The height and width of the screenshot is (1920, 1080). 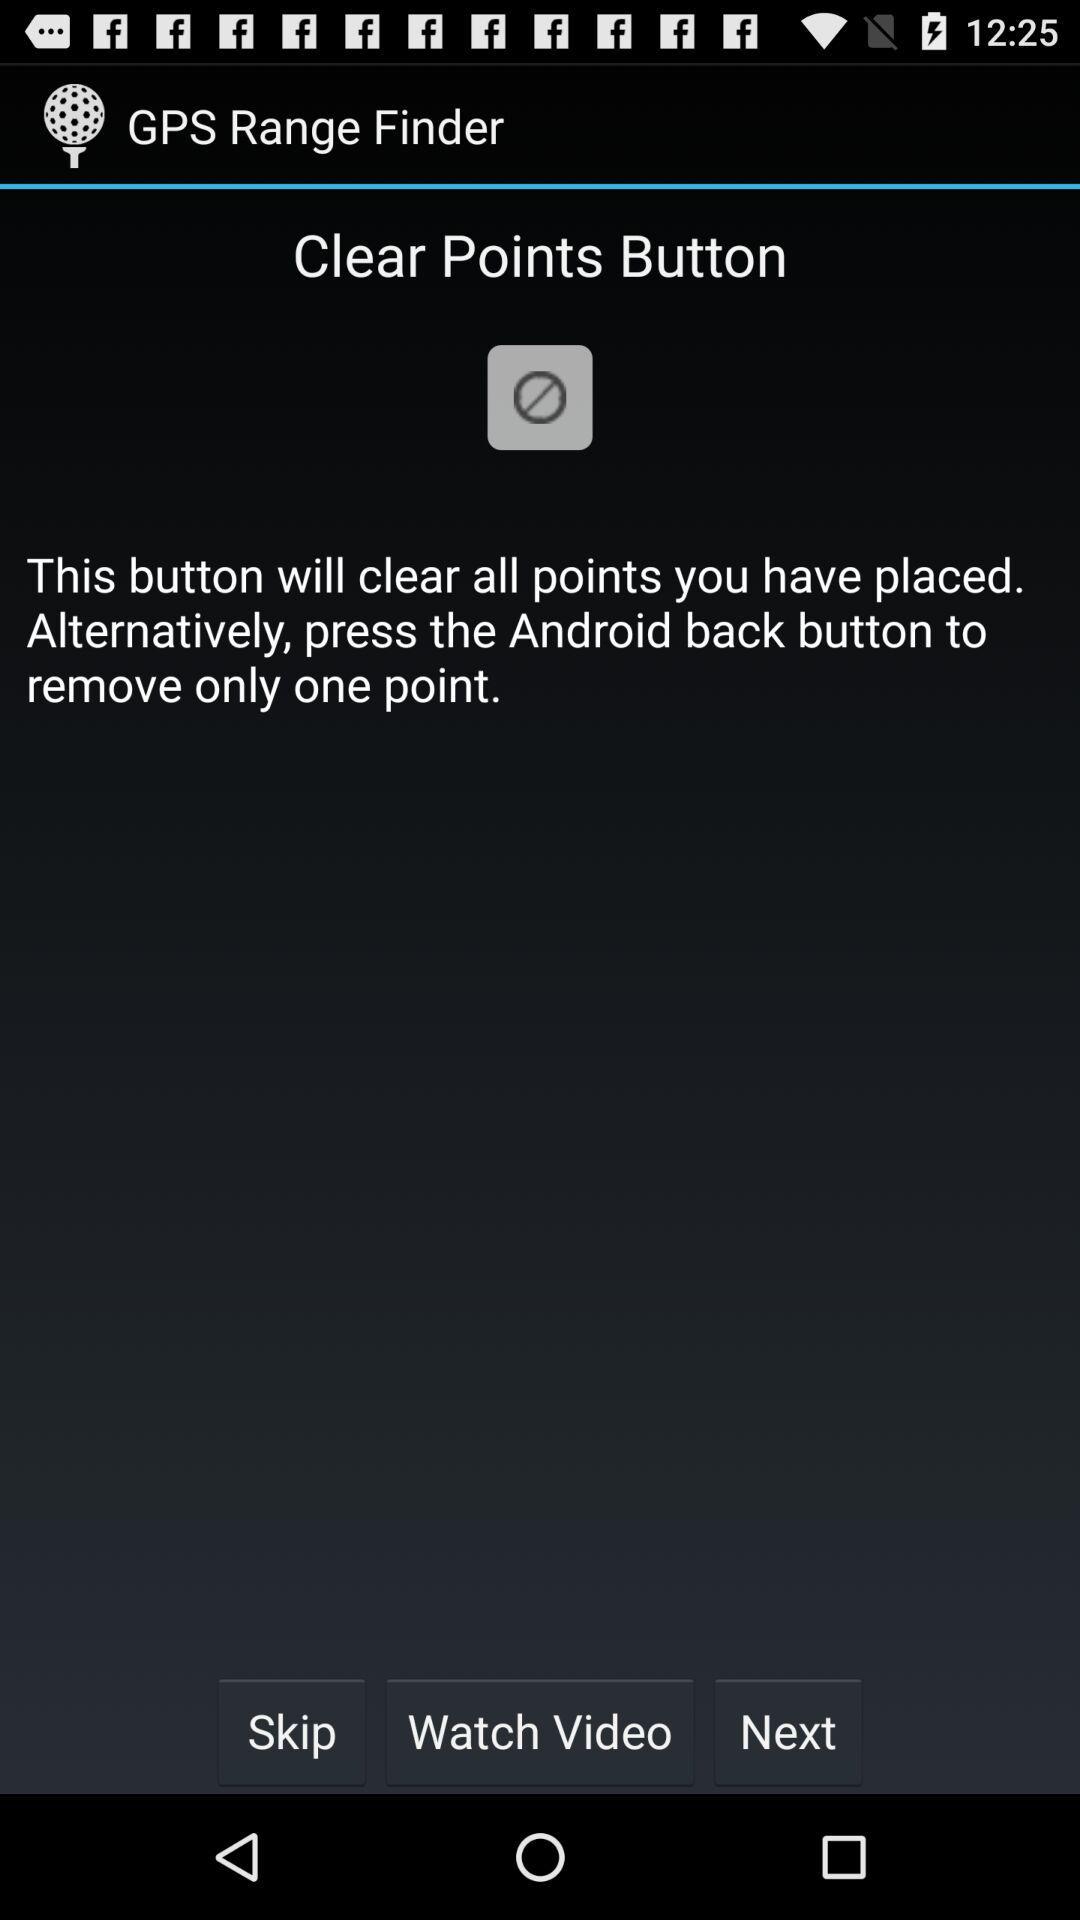 I want to click on the explore icon, so click(x=540, y=424).